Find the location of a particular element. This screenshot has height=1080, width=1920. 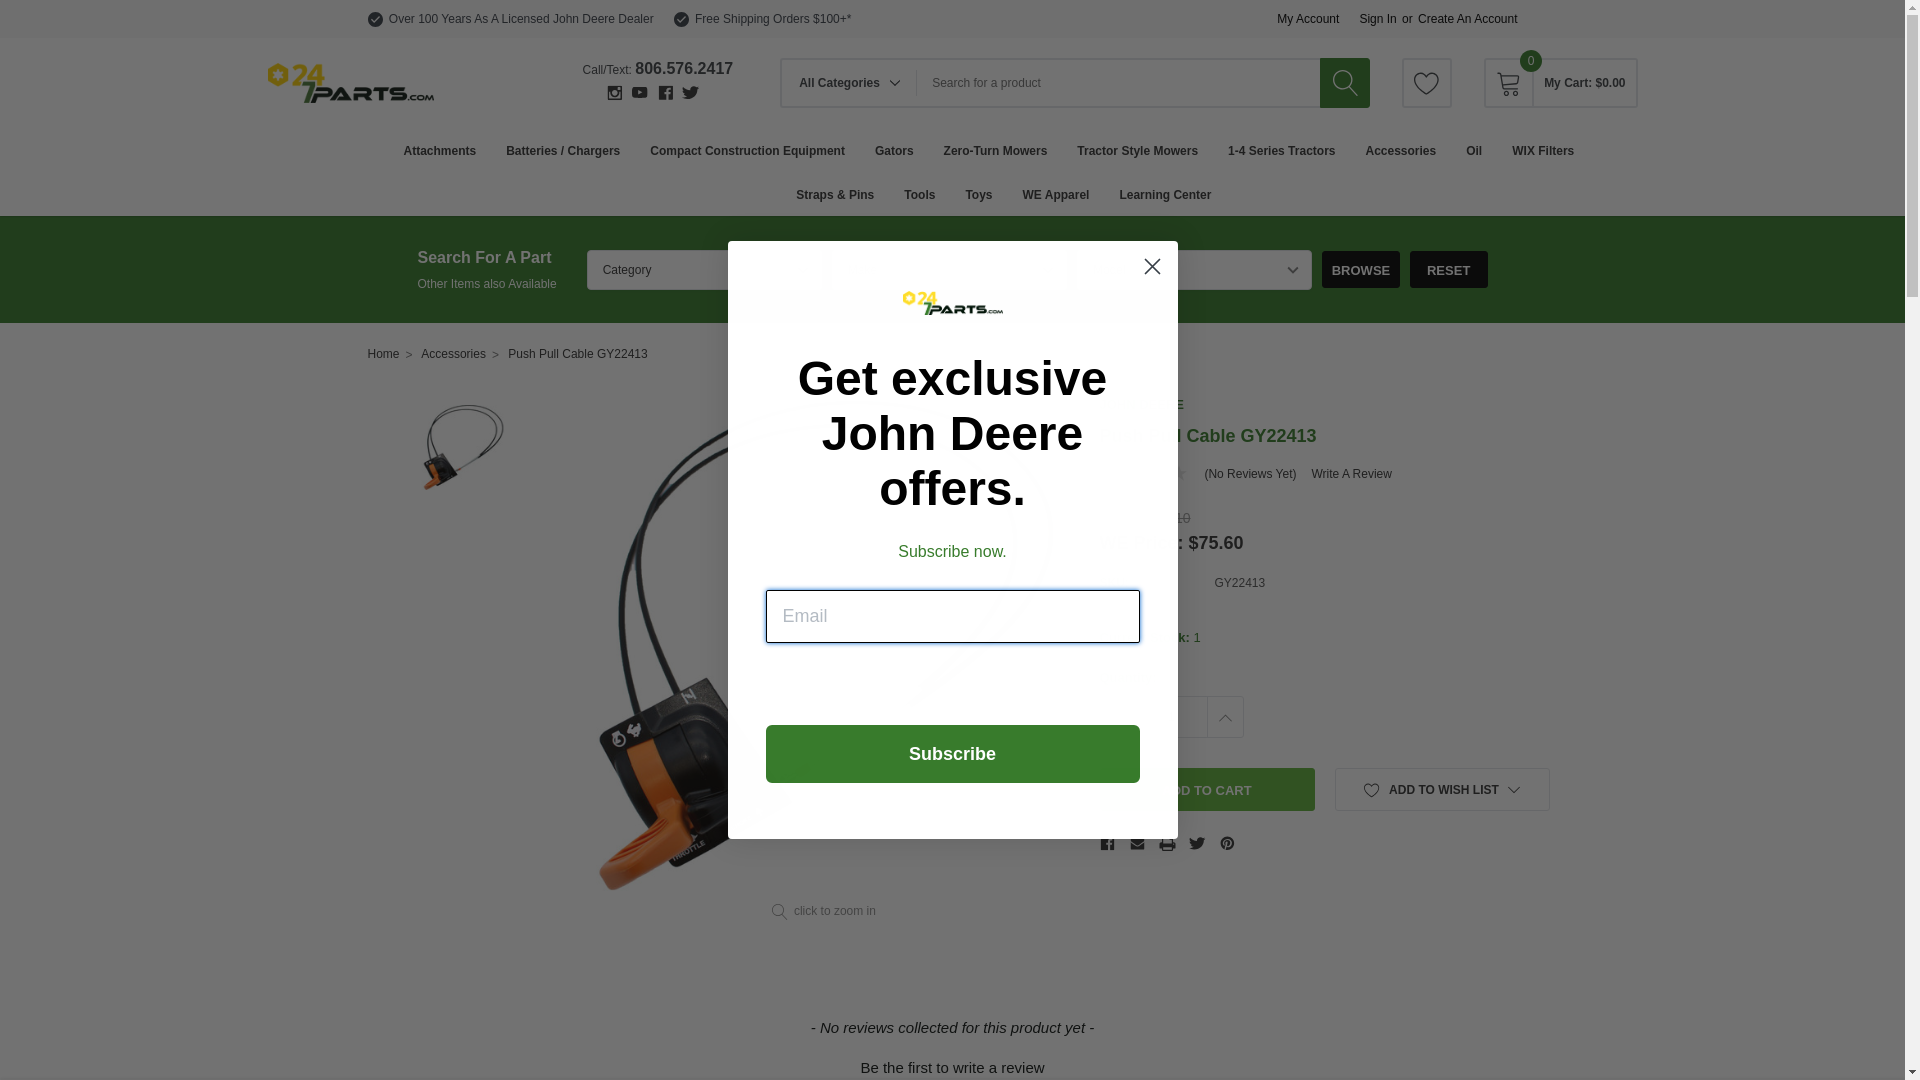

'Accessories' is located at coordinates (452, 353).